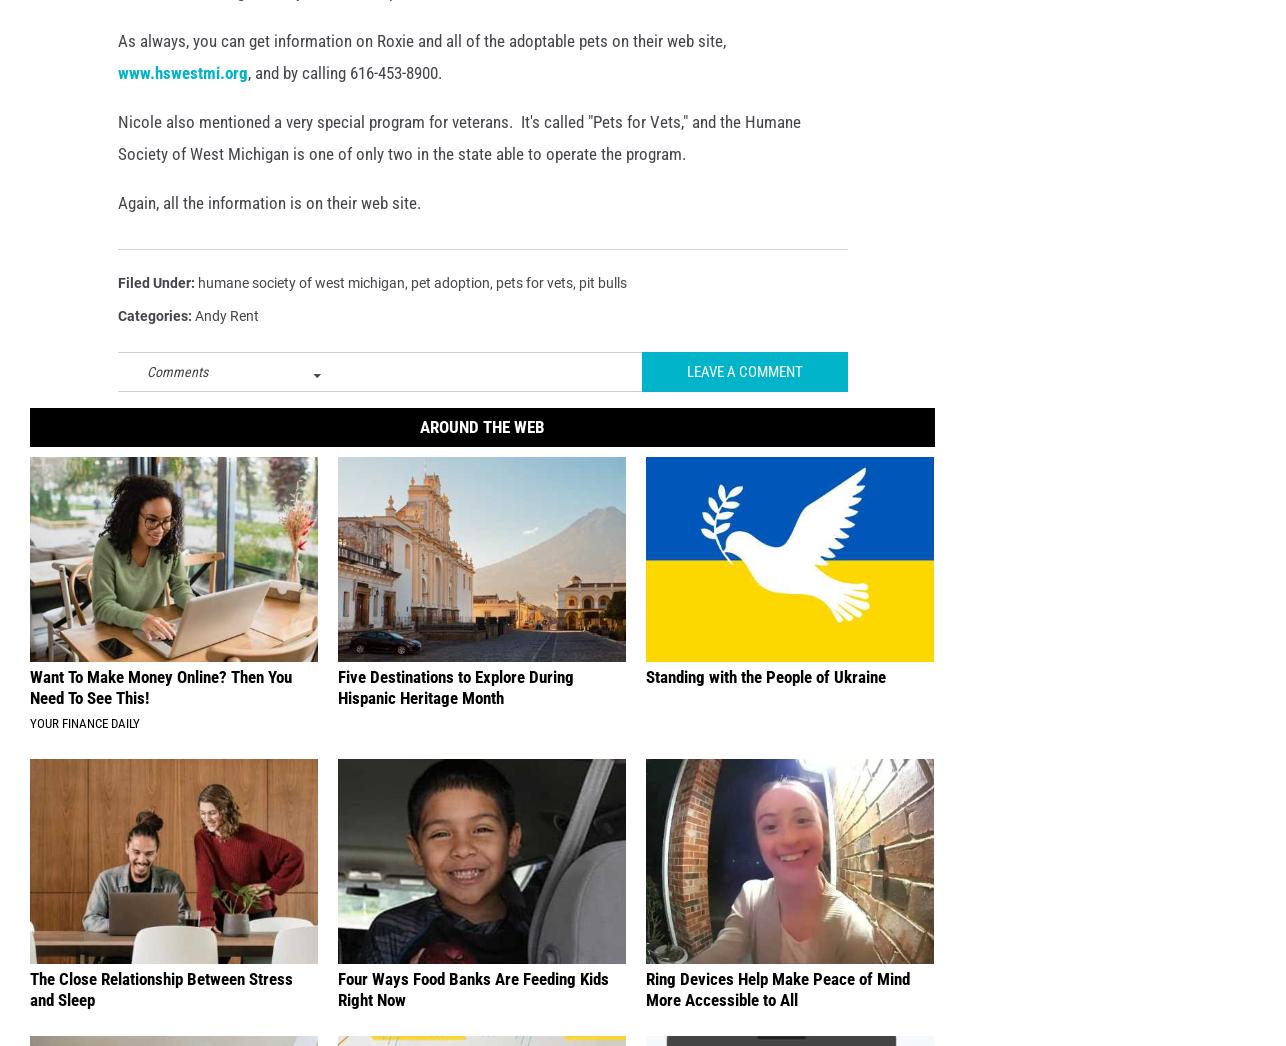  What do you see at coordinates (744, 403) in the screenshot?
I see `'Leave A Comment'` at bounding box center [744, 403].